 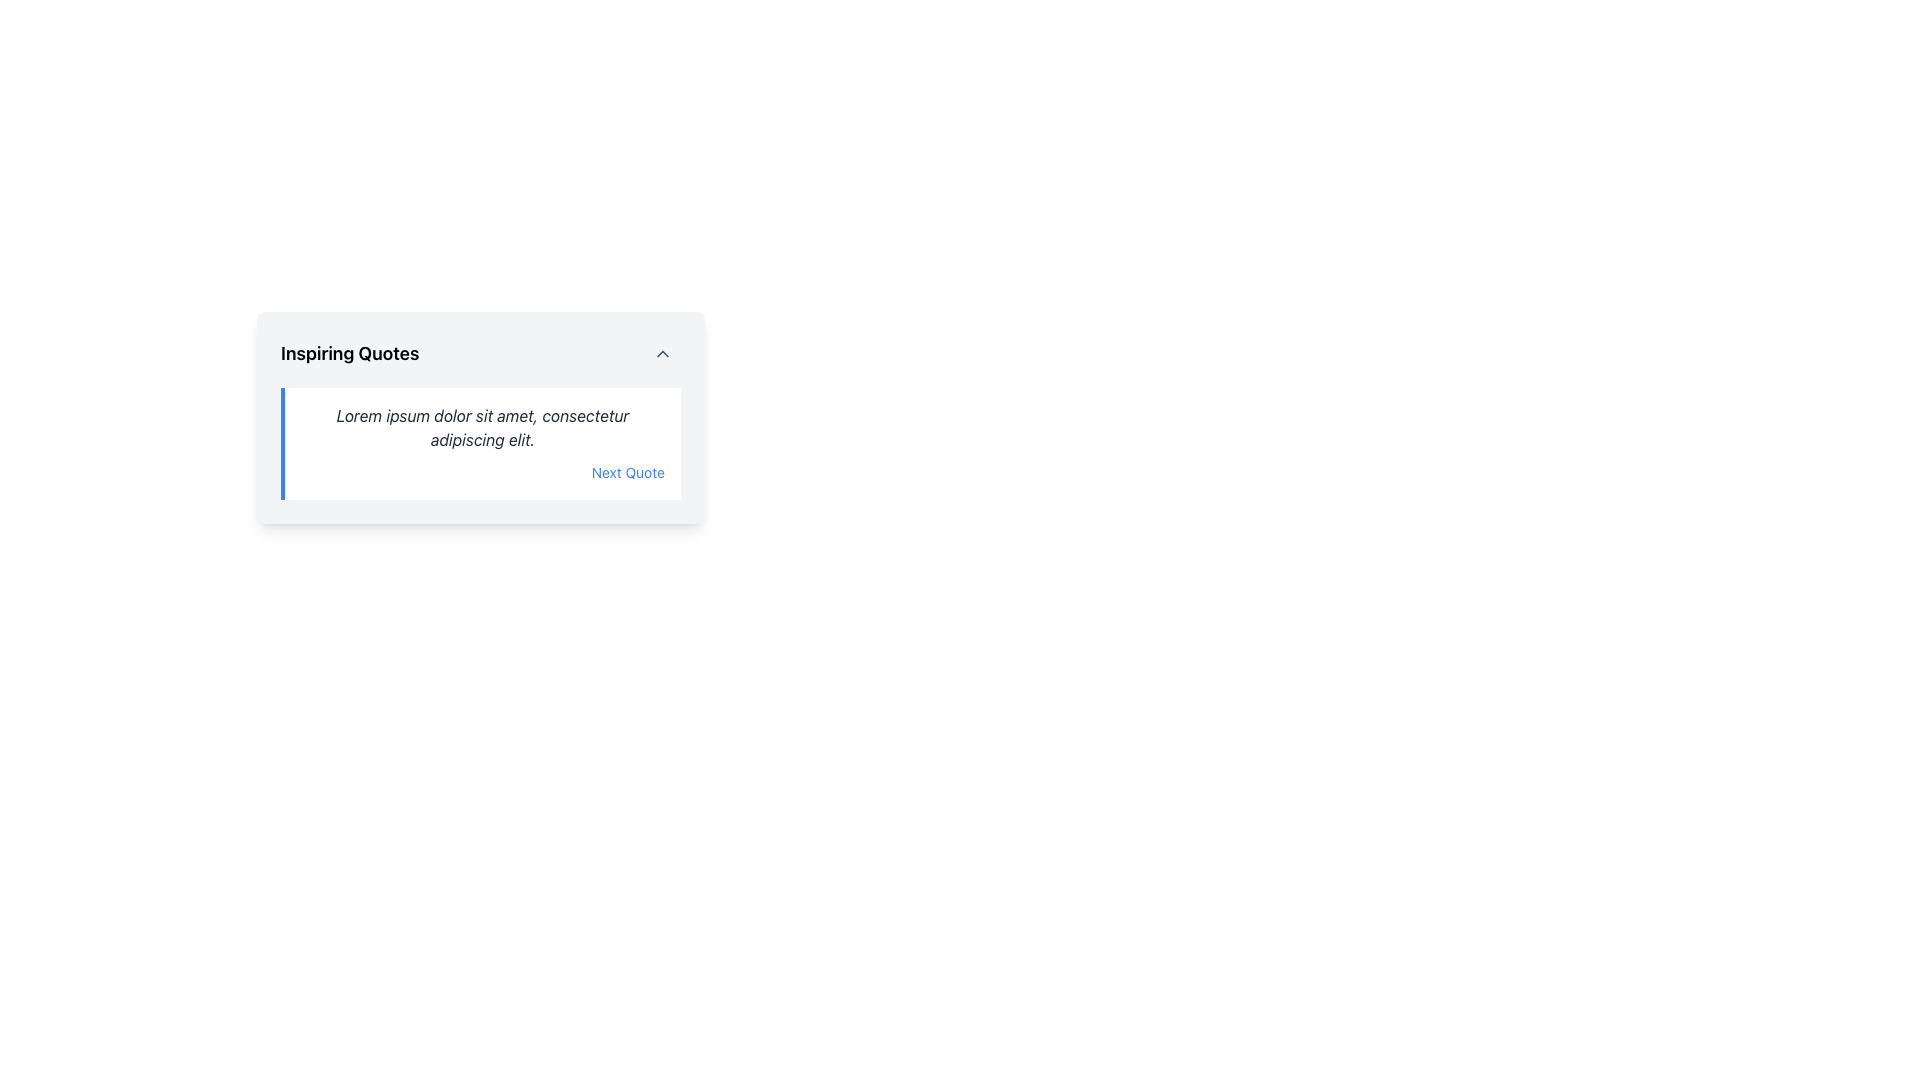 I want to click on the non-interactive text element displaying a quote, located below the heading 'Inspiring Quotes' and above 'Next Quote', so click(x=483, y=427).